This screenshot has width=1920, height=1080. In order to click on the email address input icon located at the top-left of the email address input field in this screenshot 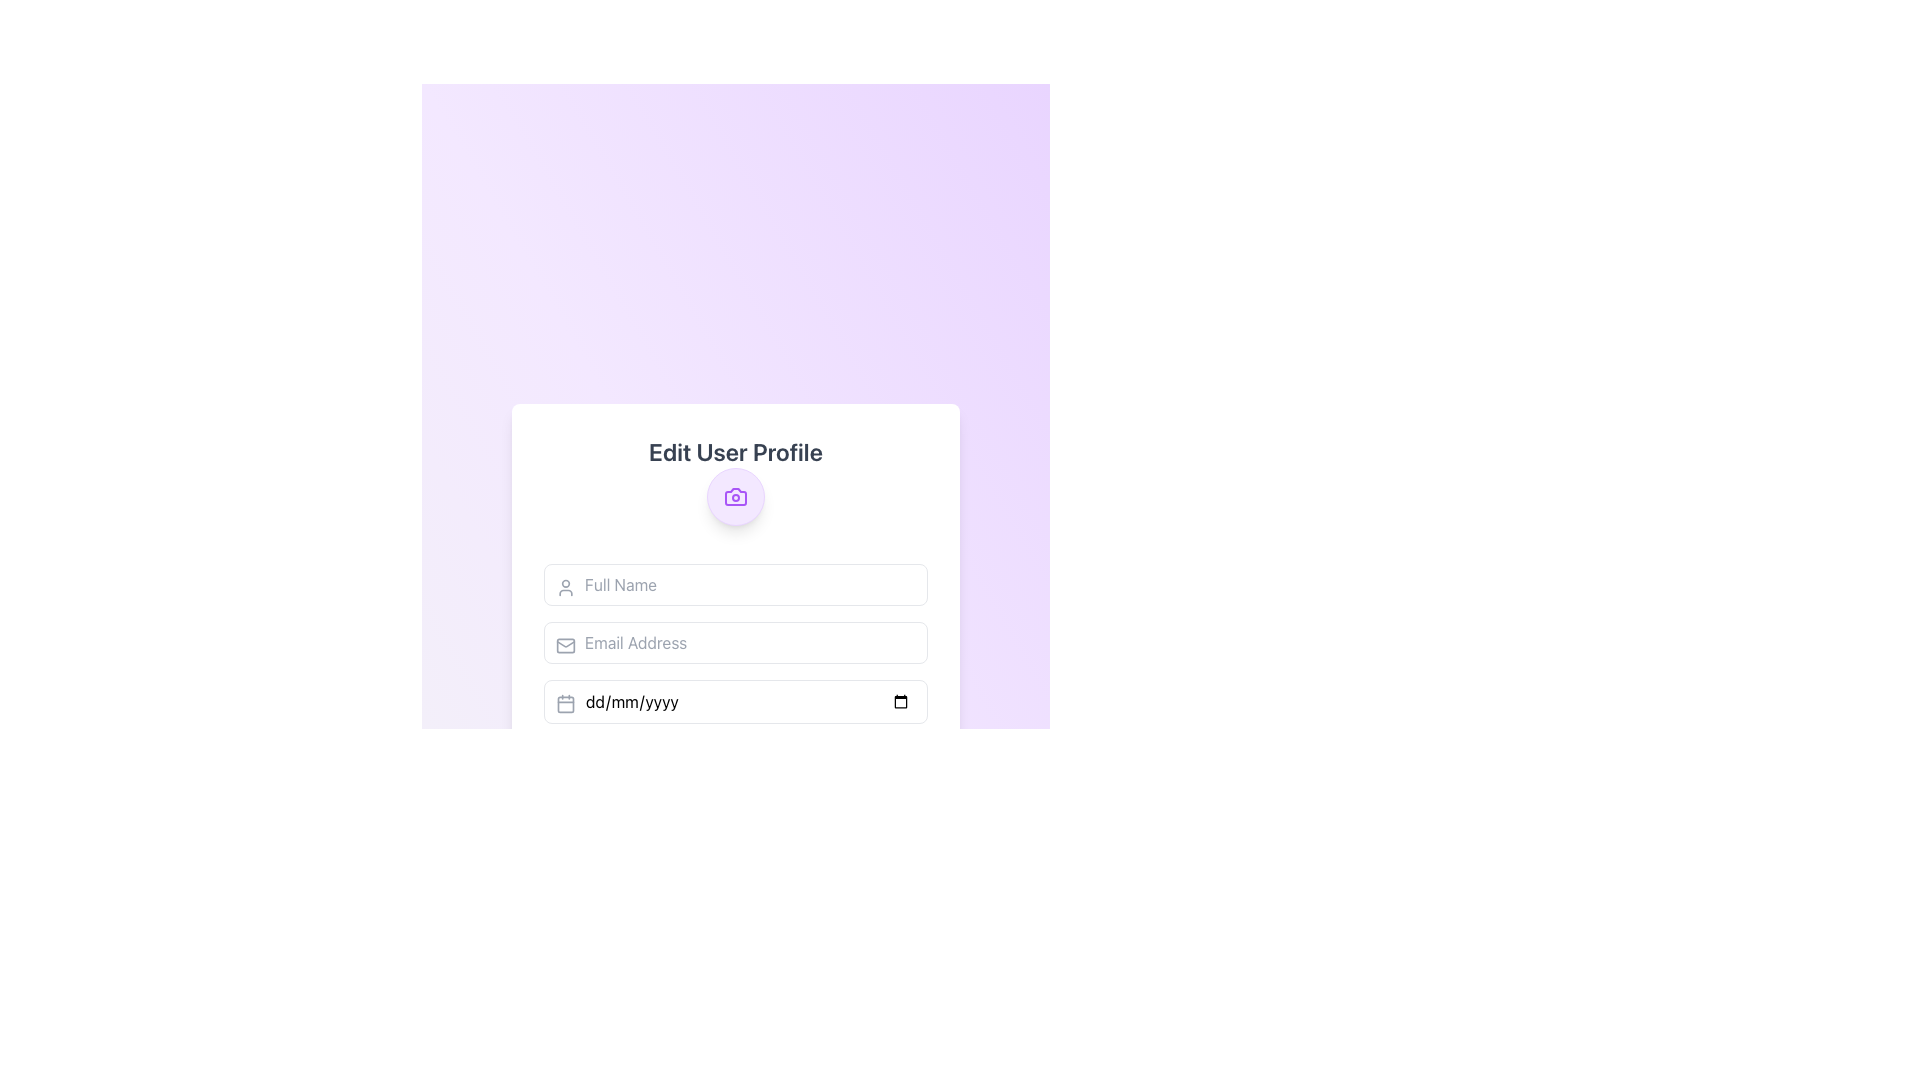, I will do `click(565, 645)`.